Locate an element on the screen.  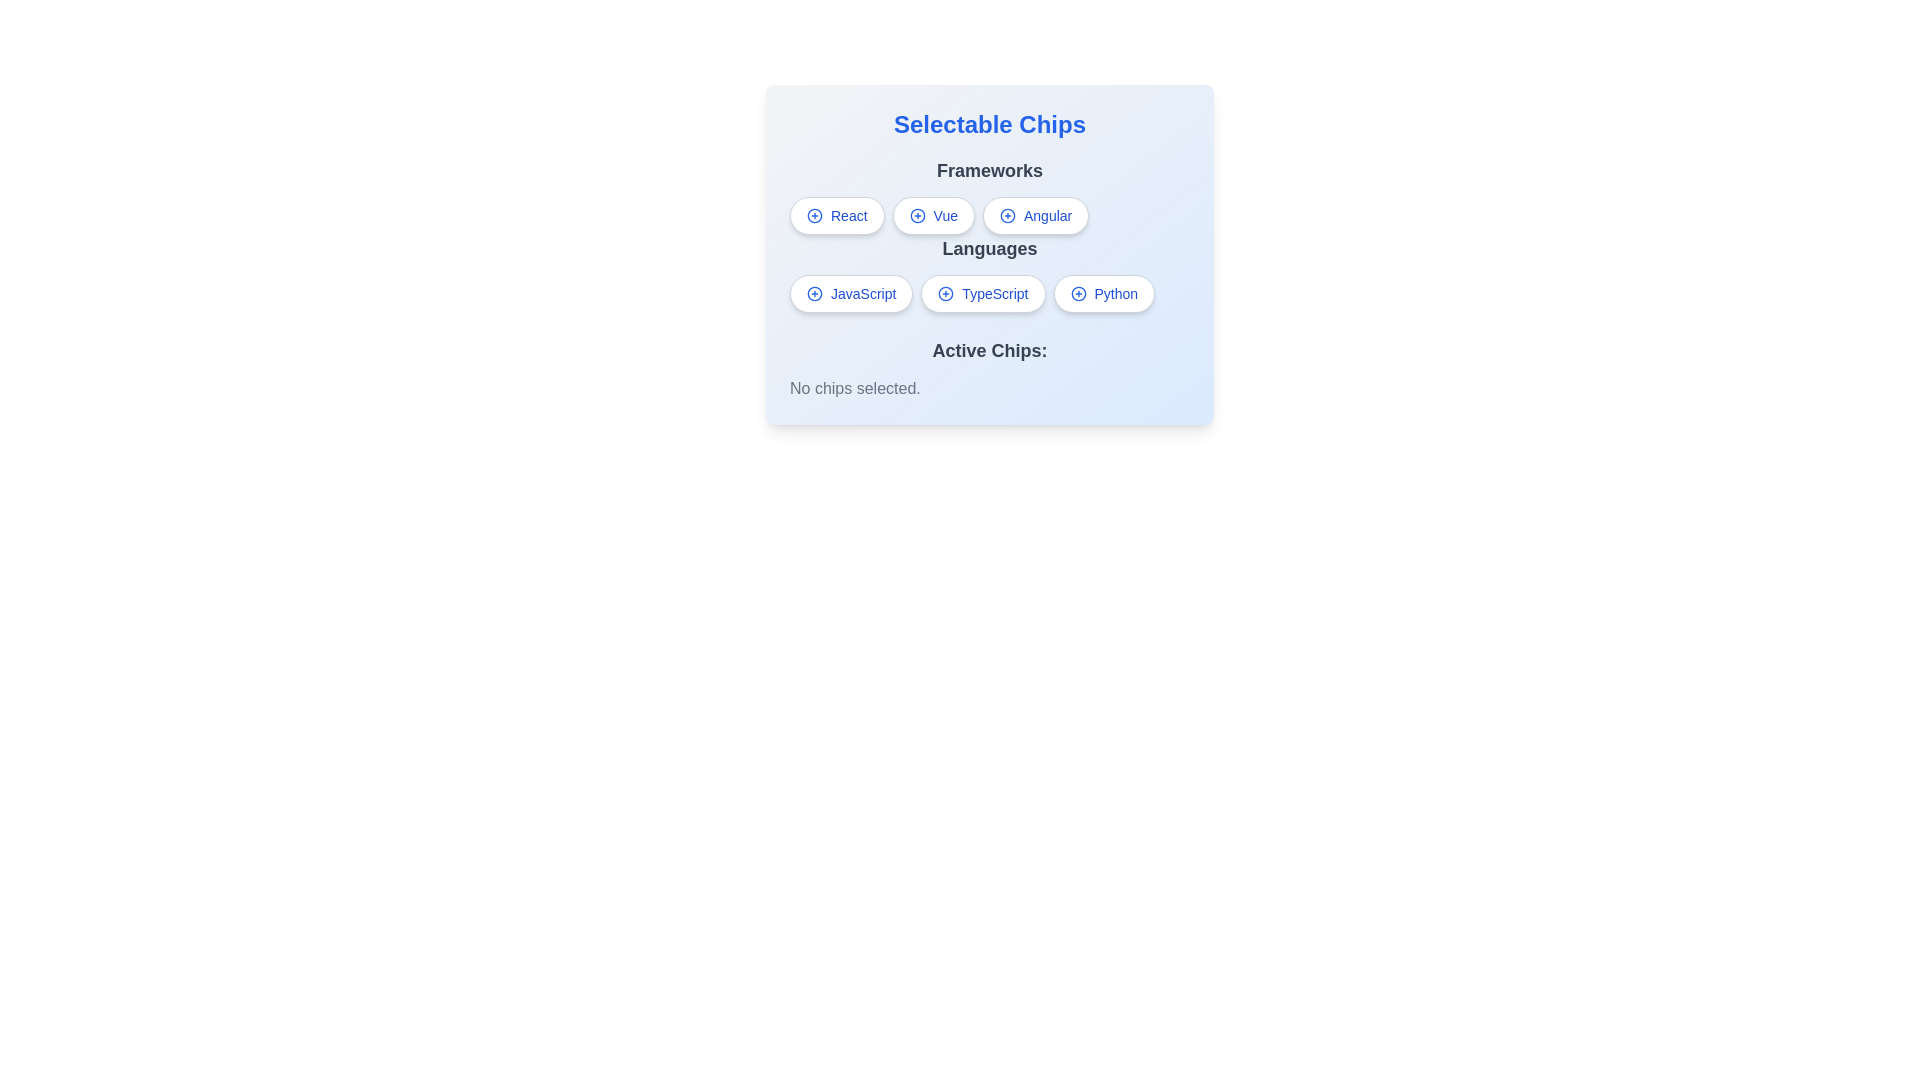
the visual indicator icon associated with the 'React' button in the 'Frameworks' section is located at coordinates (815, 216).